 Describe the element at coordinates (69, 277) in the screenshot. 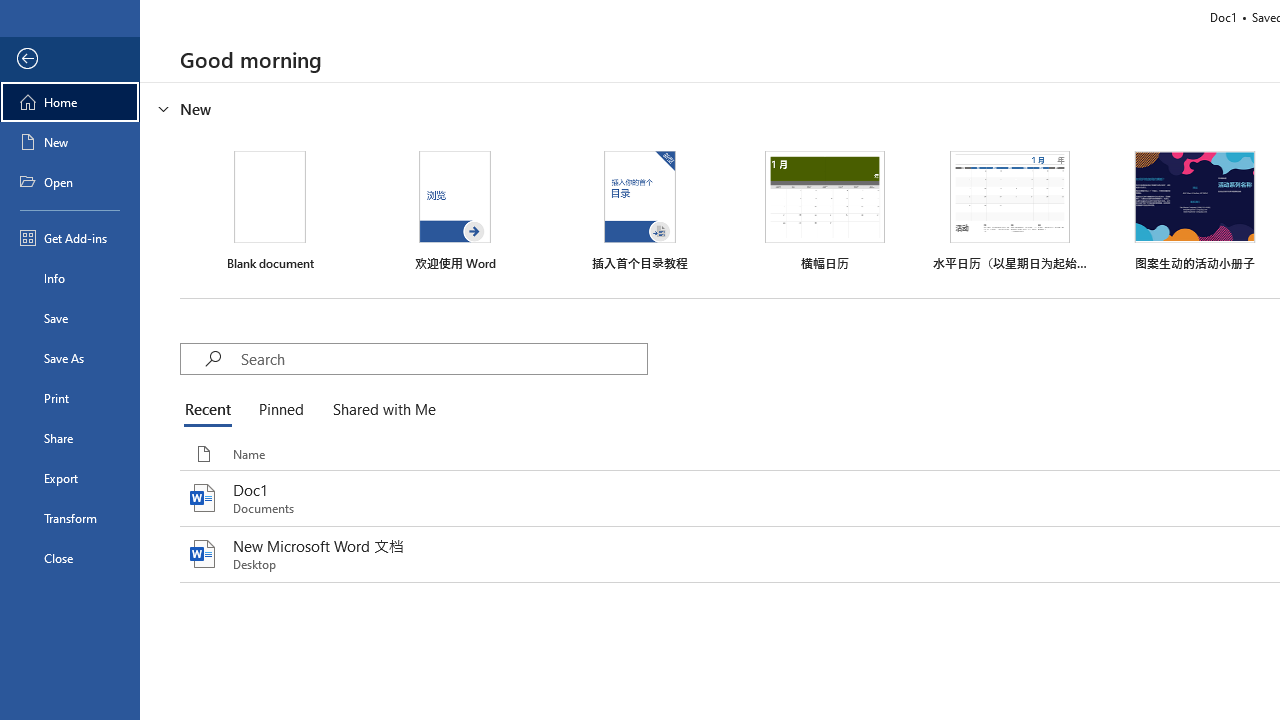

I see `'Info'` at that location.